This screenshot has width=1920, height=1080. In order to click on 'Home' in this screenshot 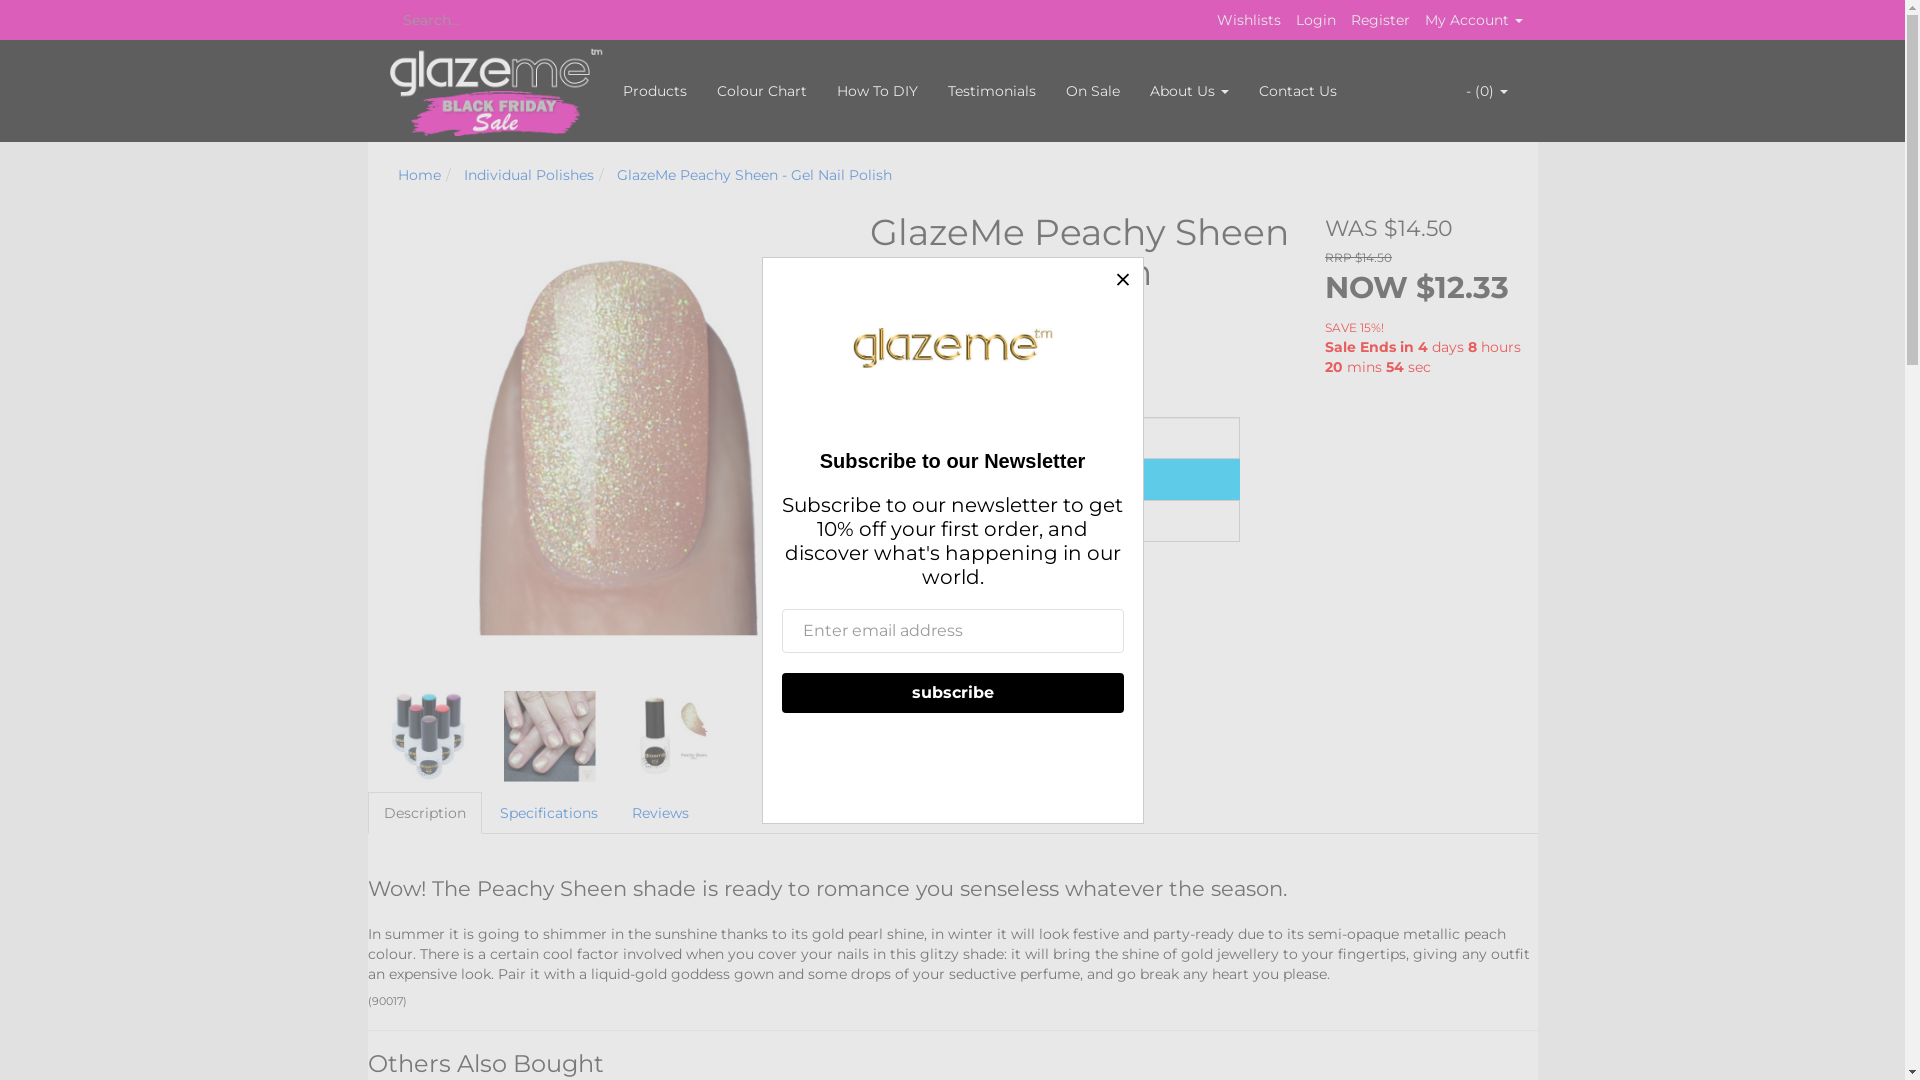, I will do `click(418, 173)`.